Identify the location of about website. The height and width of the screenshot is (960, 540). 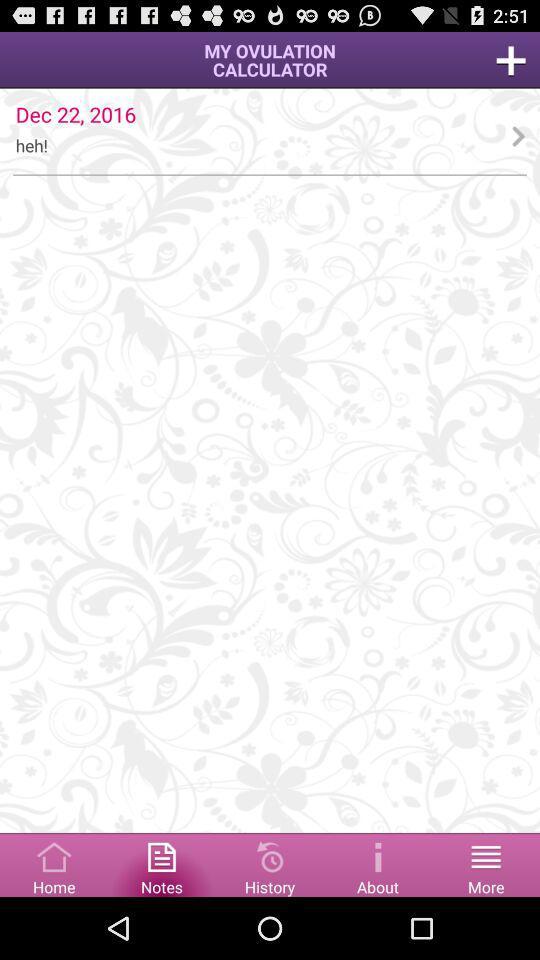
(378, 863).